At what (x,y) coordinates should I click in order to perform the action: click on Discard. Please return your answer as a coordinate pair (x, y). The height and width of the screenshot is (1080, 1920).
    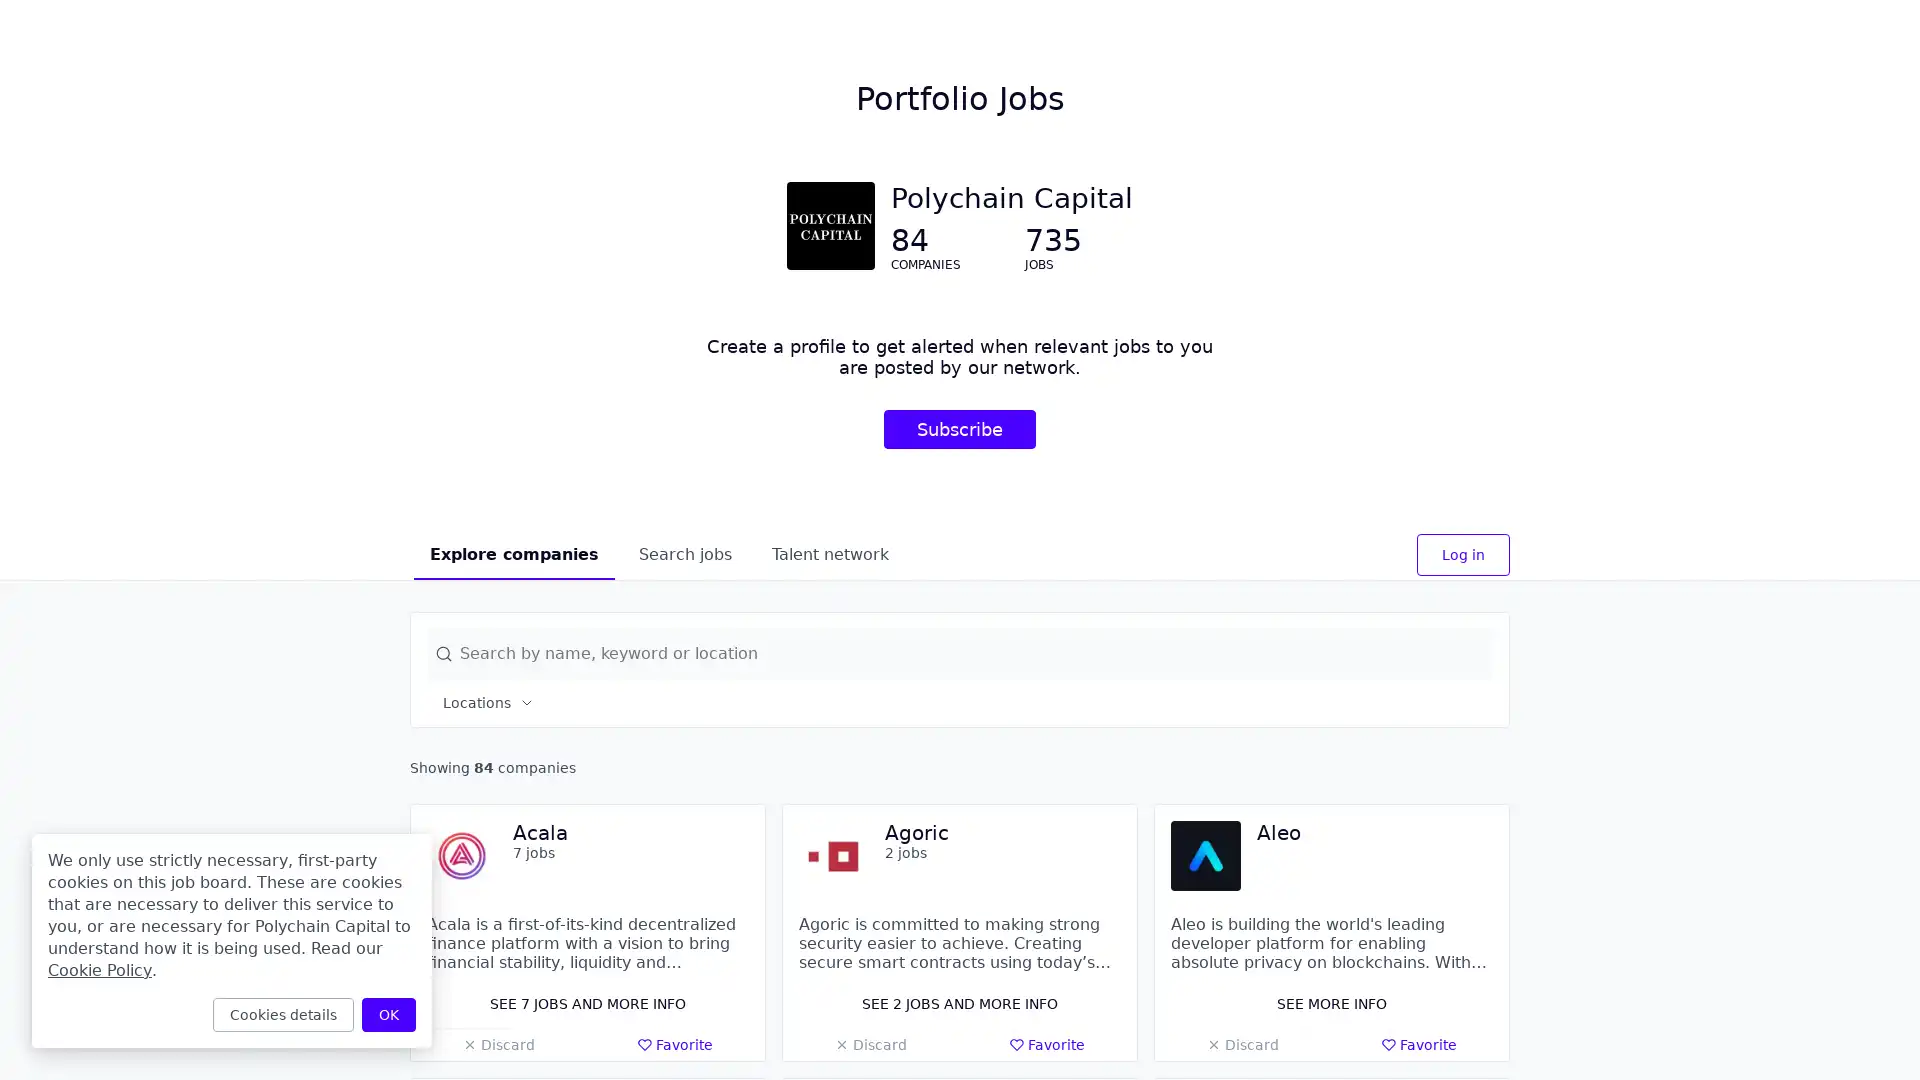
    Looking at the image, I should click on (1241, 1044).